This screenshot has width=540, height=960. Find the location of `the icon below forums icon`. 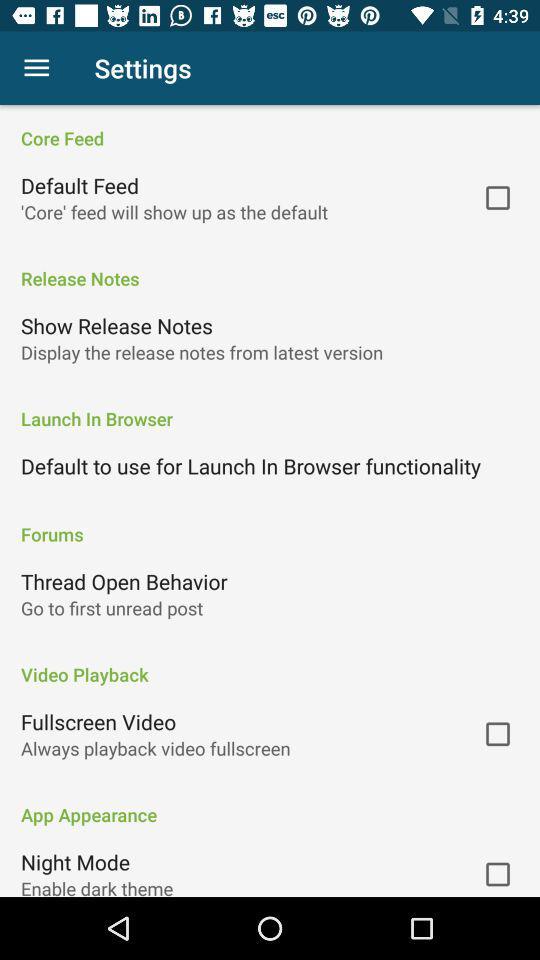

the icon below forums icon is located at coordinates (124, 581).